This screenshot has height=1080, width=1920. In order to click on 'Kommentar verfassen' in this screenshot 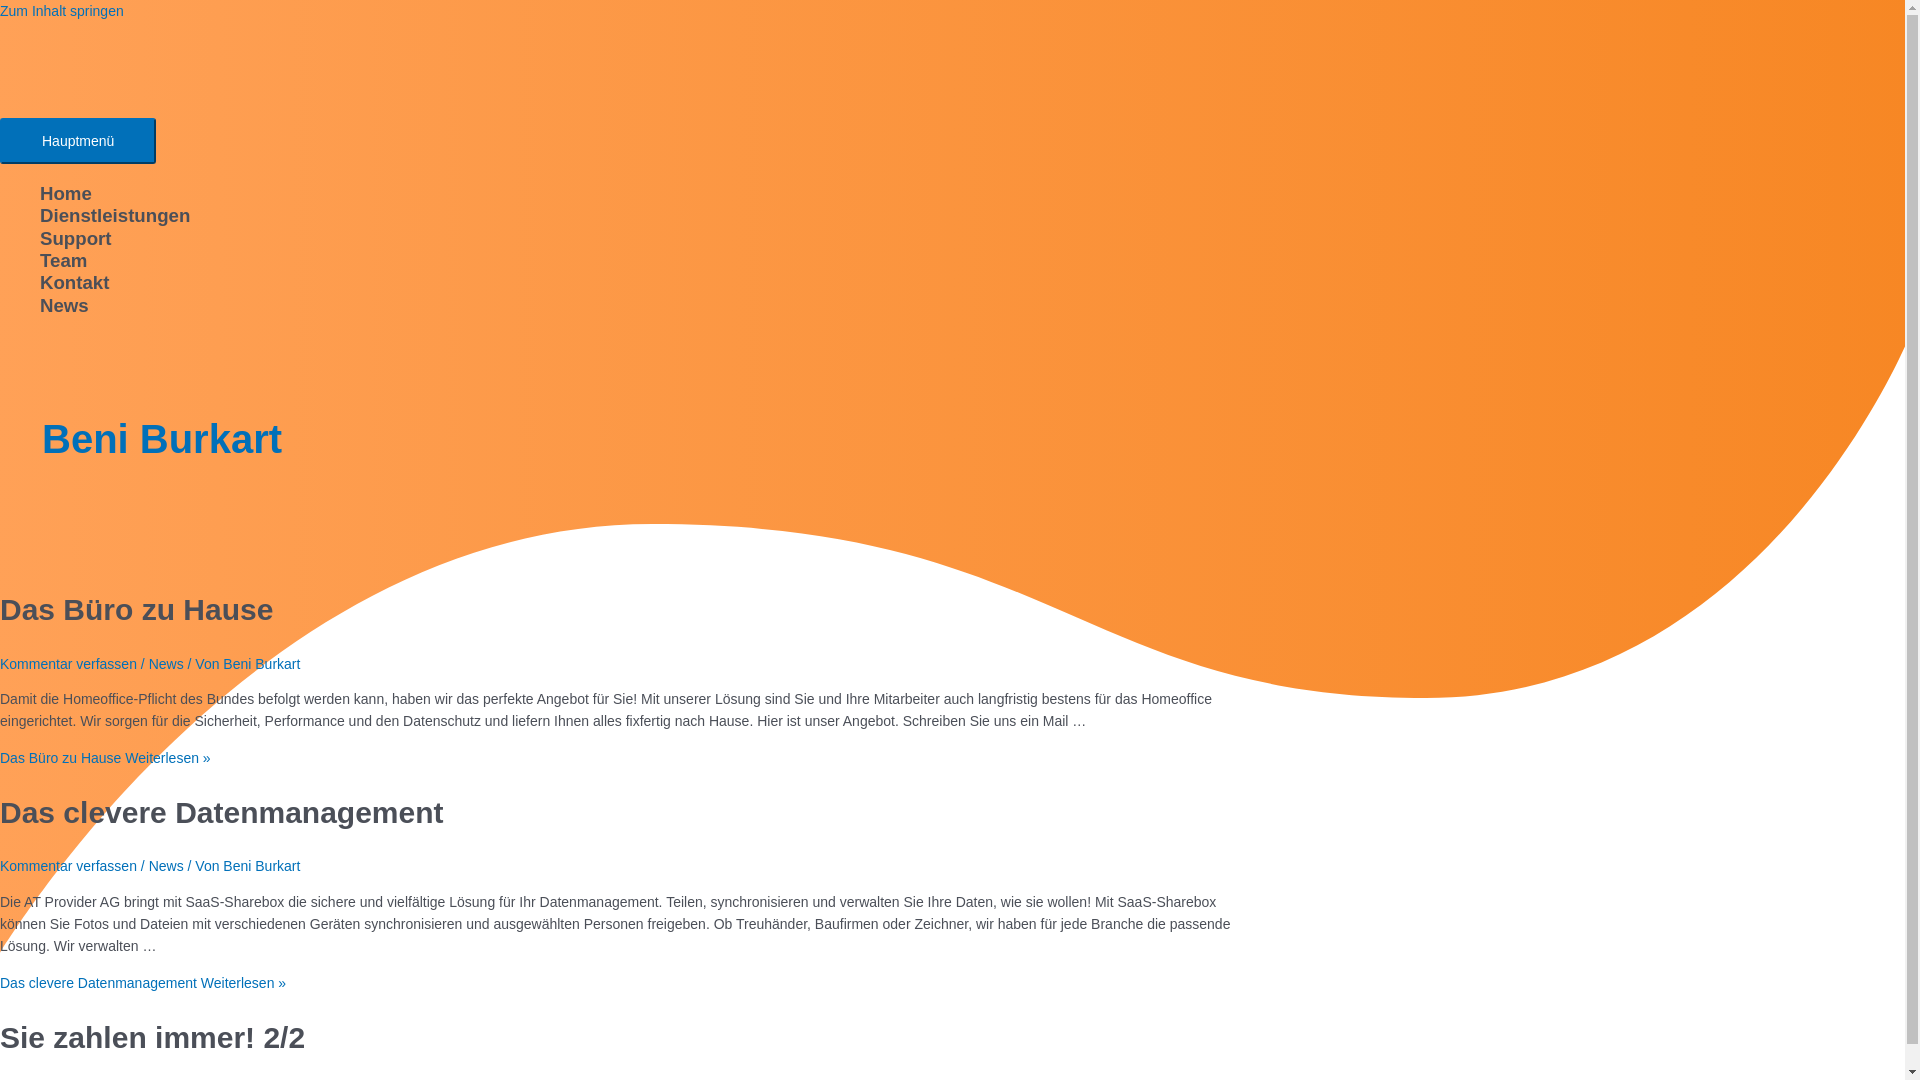, I will do `click(68, 865)`.